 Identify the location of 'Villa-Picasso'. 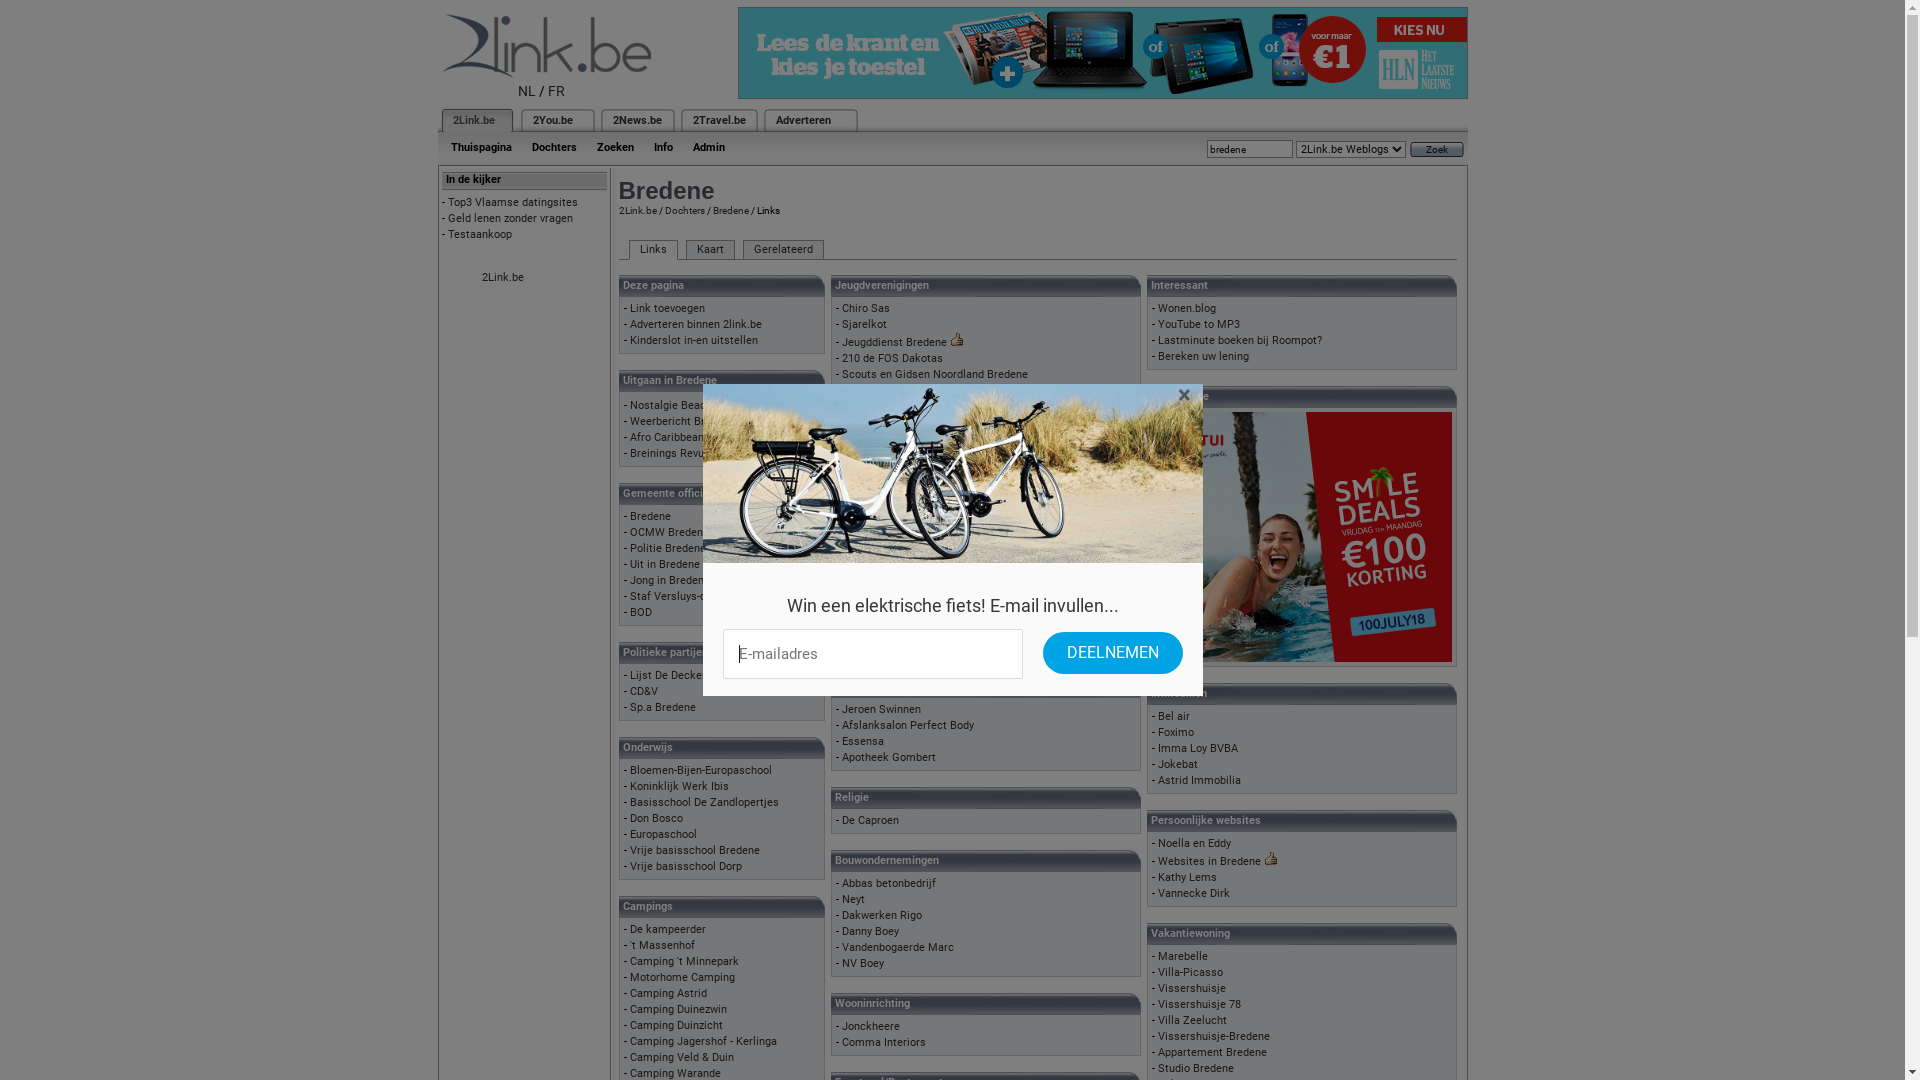
(1190, 971).